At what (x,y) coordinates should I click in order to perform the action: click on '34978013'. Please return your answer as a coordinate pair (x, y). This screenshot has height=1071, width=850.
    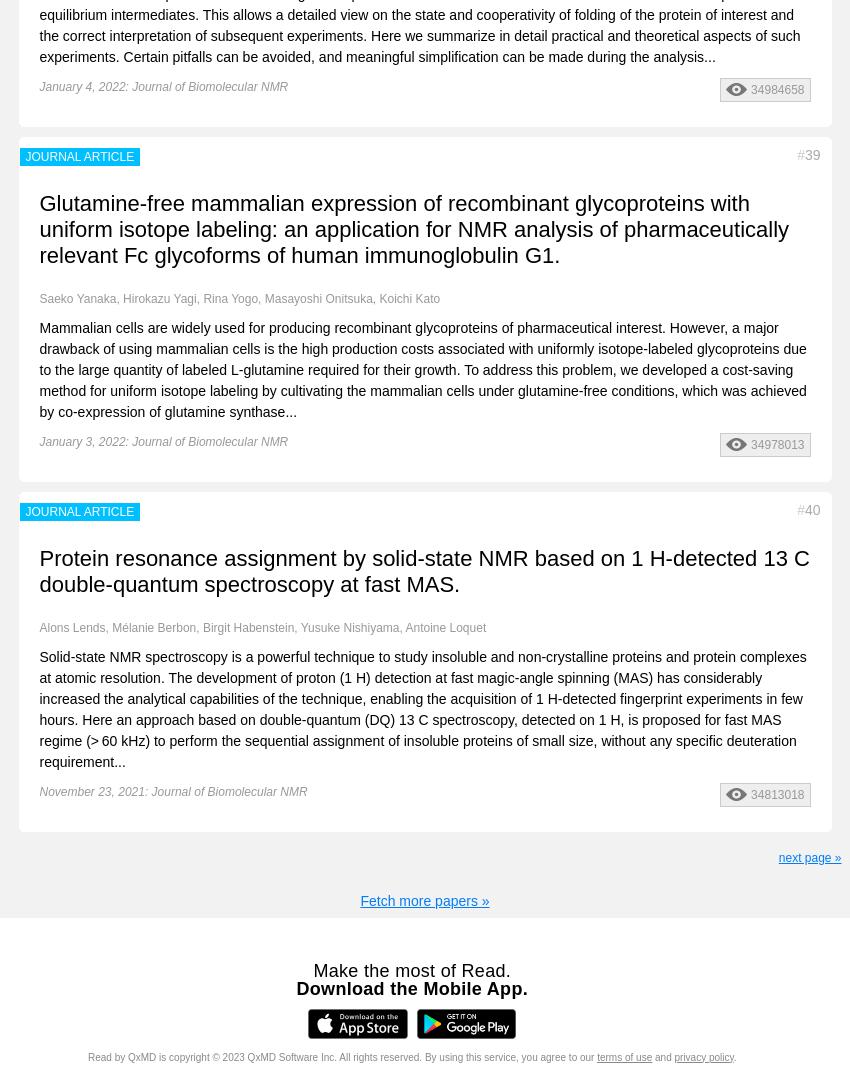
    Looking at the image, I should click on (776, 444).